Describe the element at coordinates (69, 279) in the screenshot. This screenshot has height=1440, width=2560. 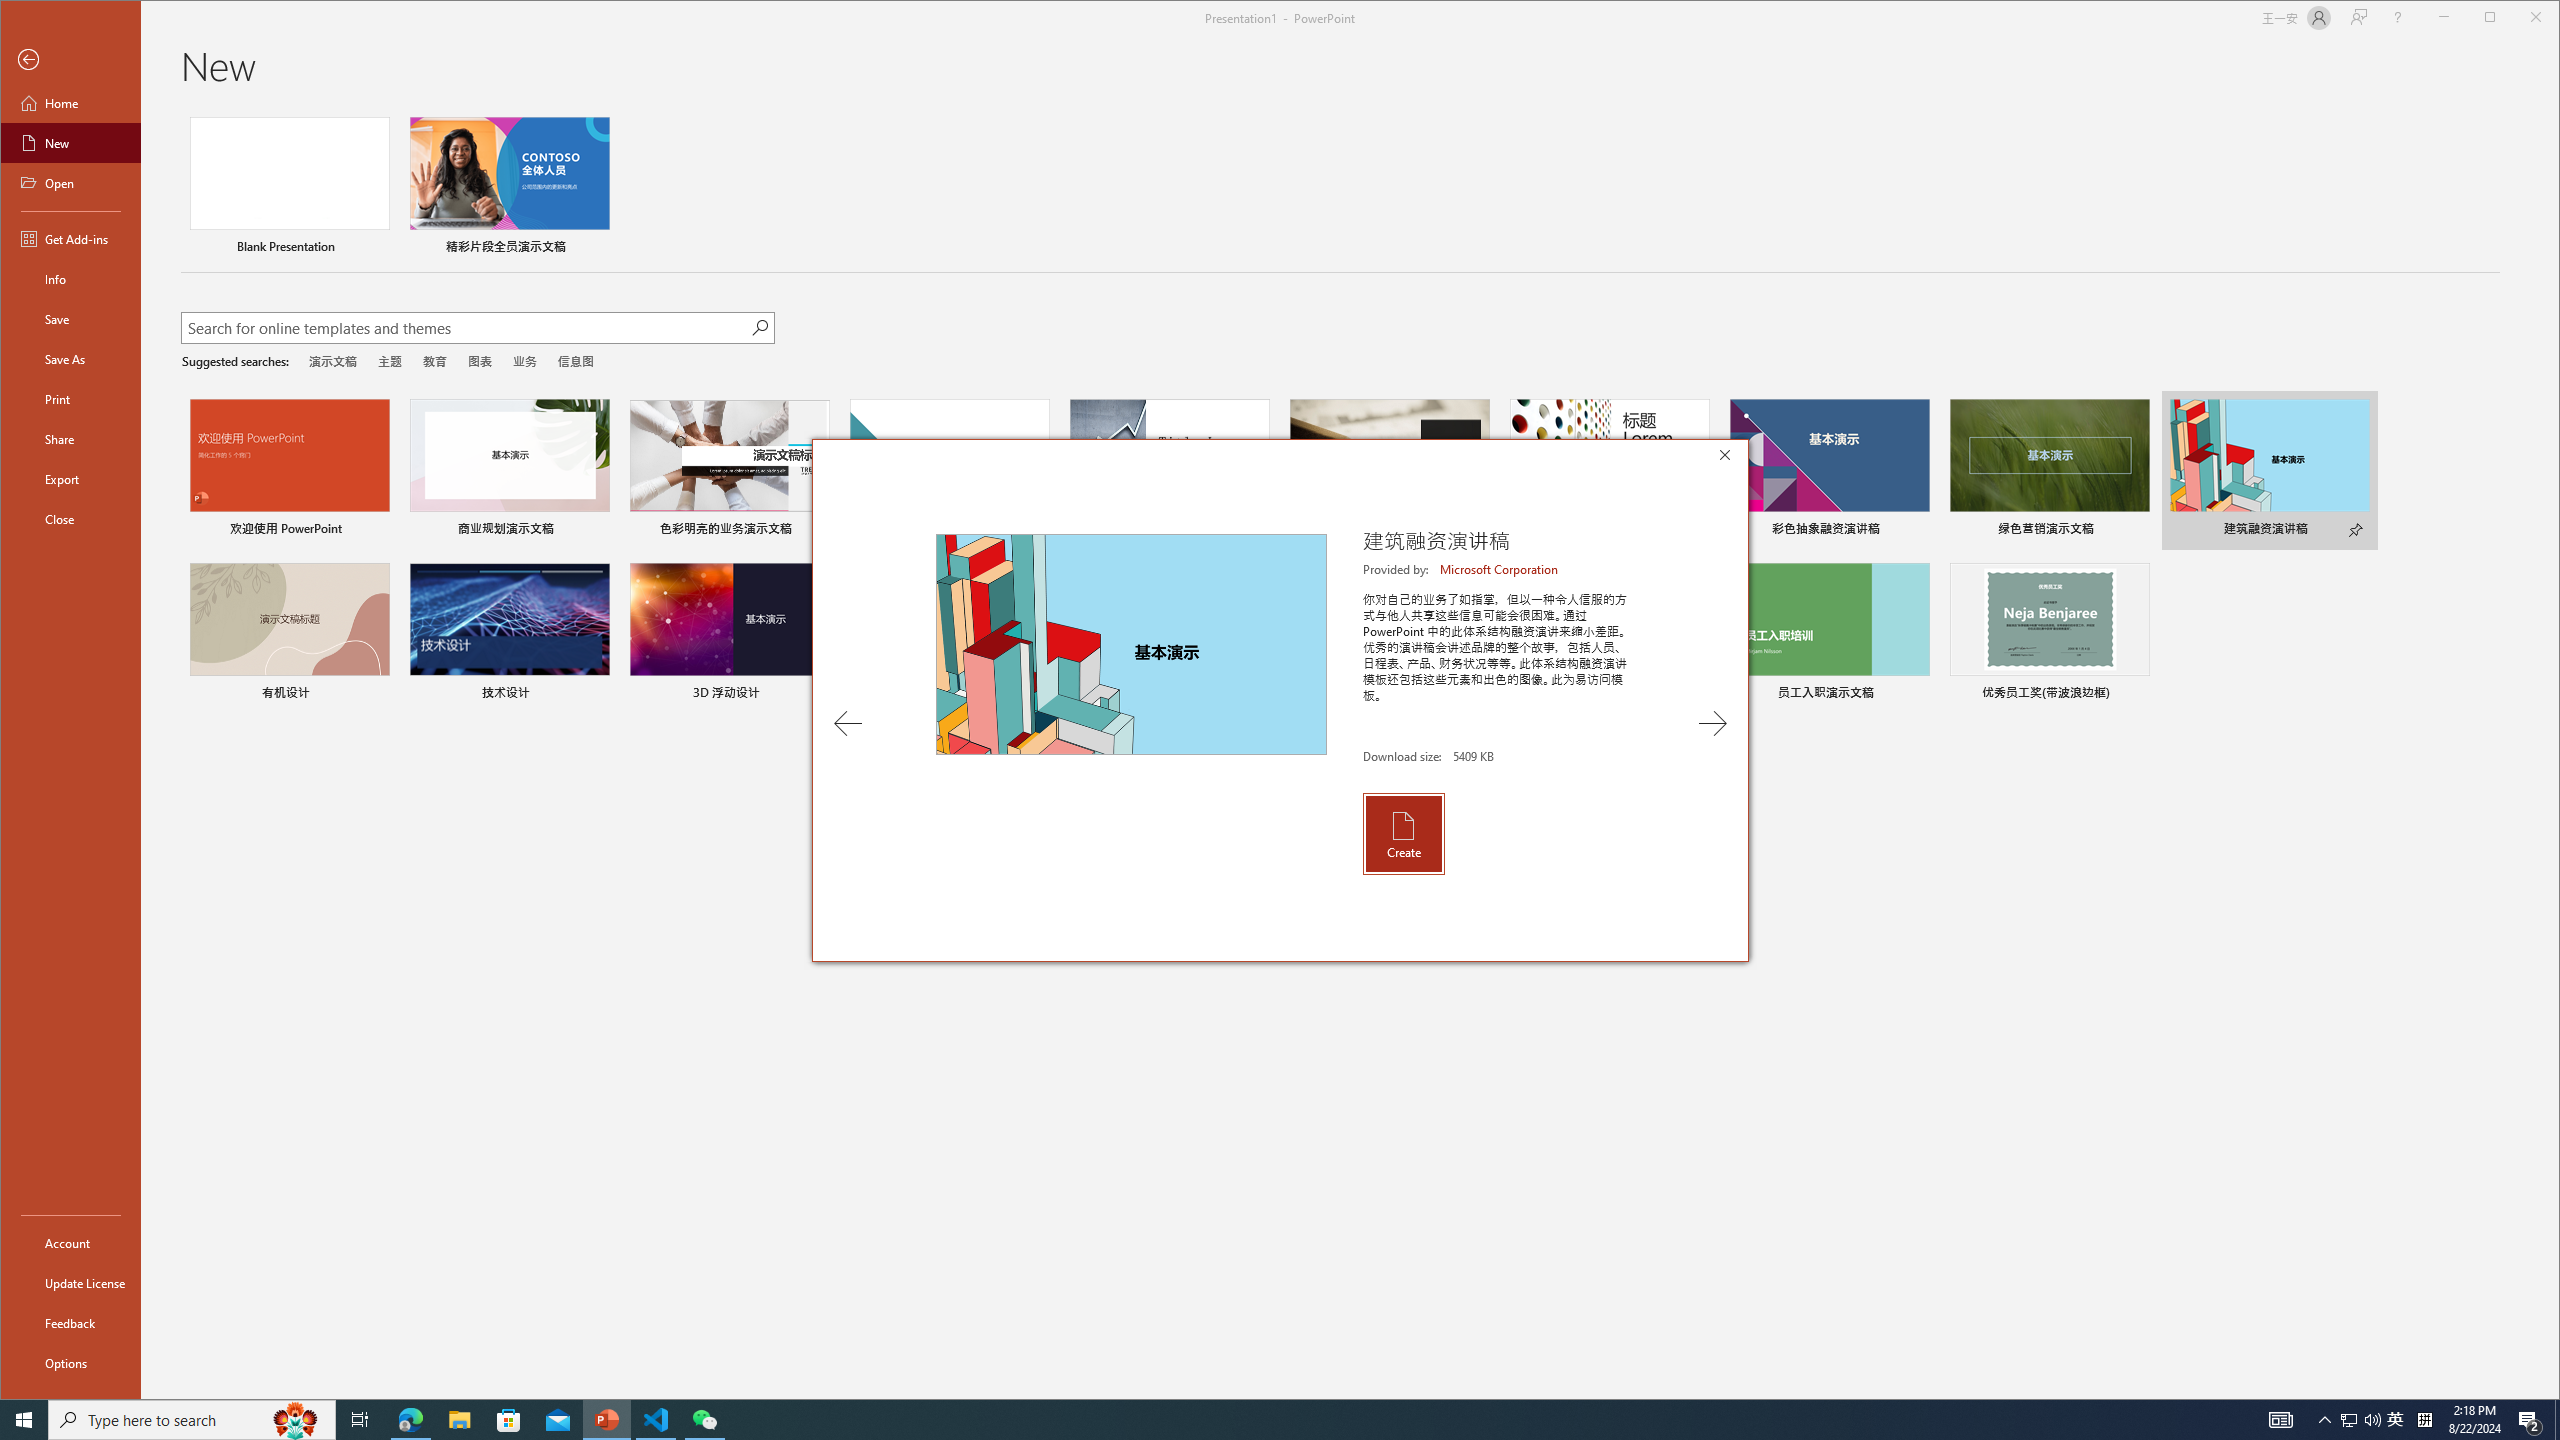
I see `'Info'` at that location.